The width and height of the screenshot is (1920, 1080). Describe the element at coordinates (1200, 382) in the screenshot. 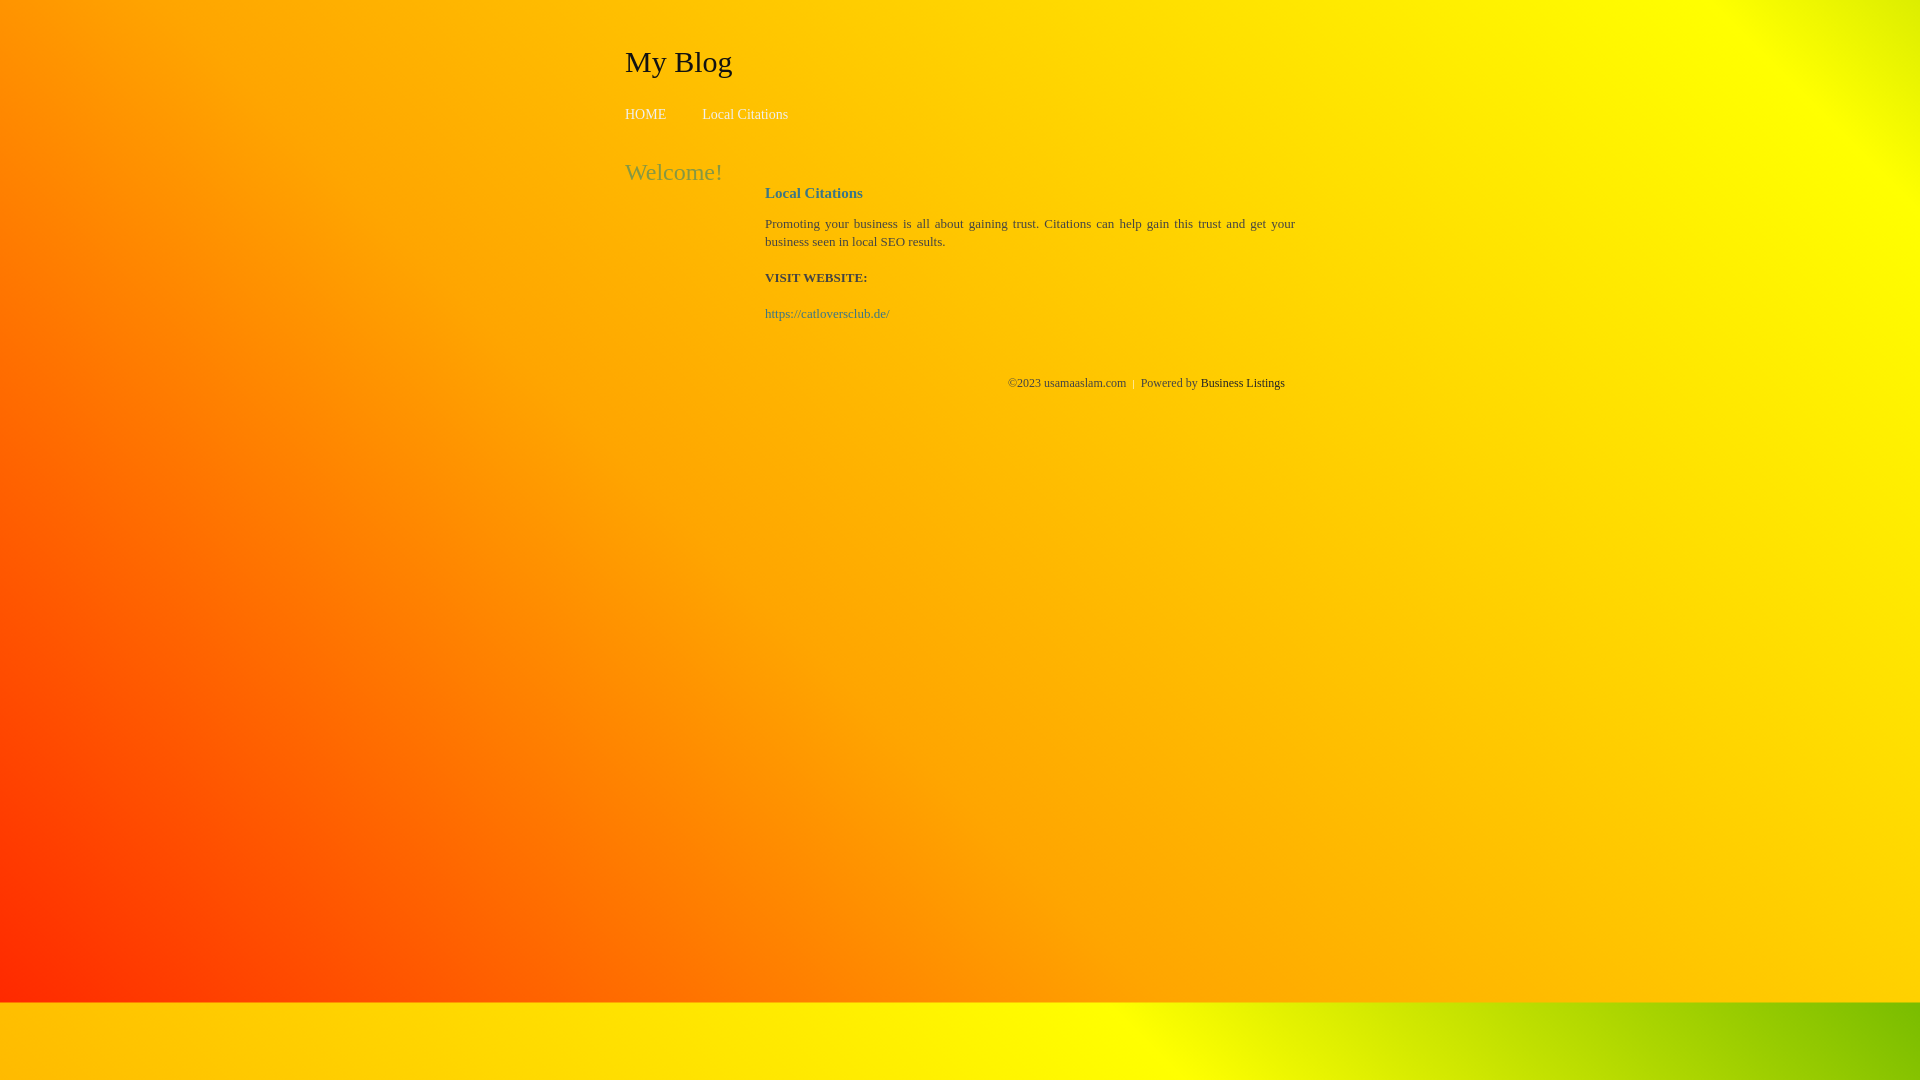

I see `'Business Listings'` at that location.